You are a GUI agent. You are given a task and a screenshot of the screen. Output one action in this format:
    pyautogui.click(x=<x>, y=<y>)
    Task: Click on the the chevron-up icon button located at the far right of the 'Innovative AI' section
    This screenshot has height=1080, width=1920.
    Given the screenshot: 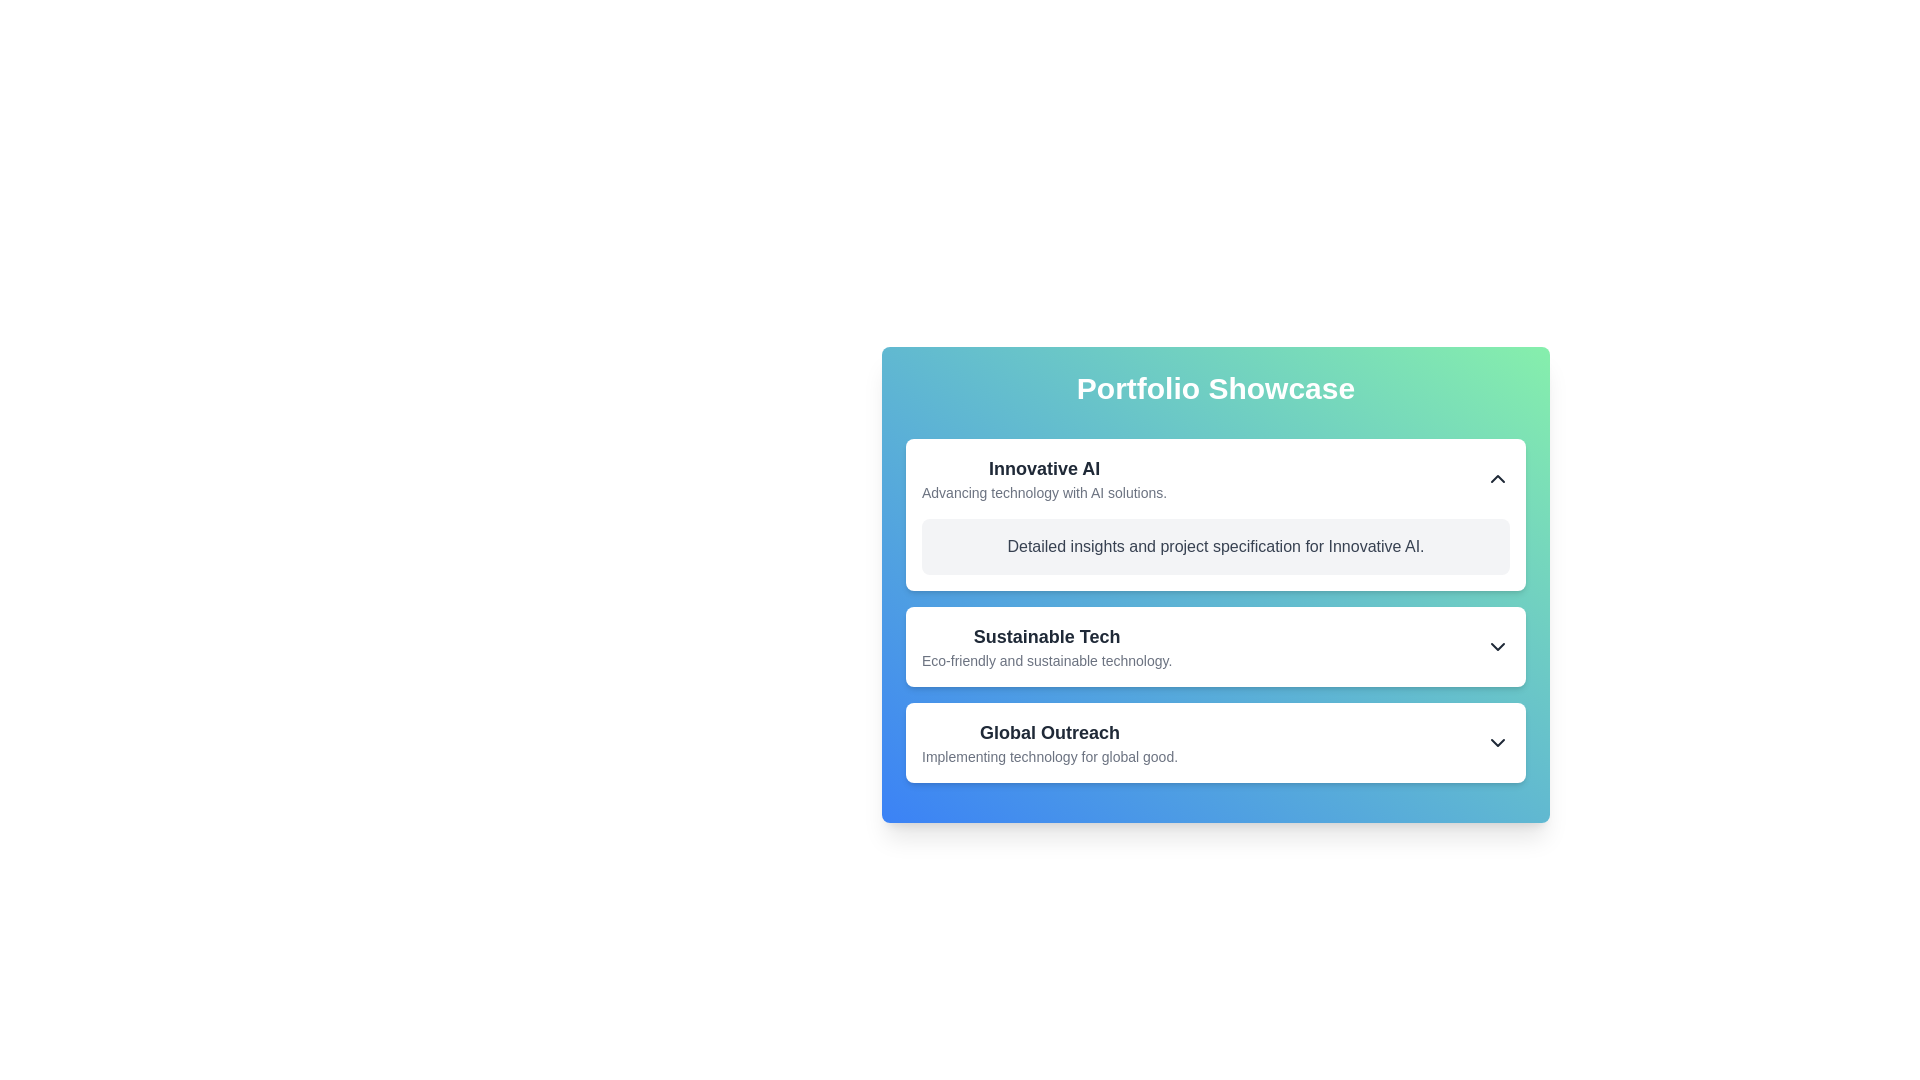 What is the action you would take?
    pyautogui.click(x=1497, y=478)
    